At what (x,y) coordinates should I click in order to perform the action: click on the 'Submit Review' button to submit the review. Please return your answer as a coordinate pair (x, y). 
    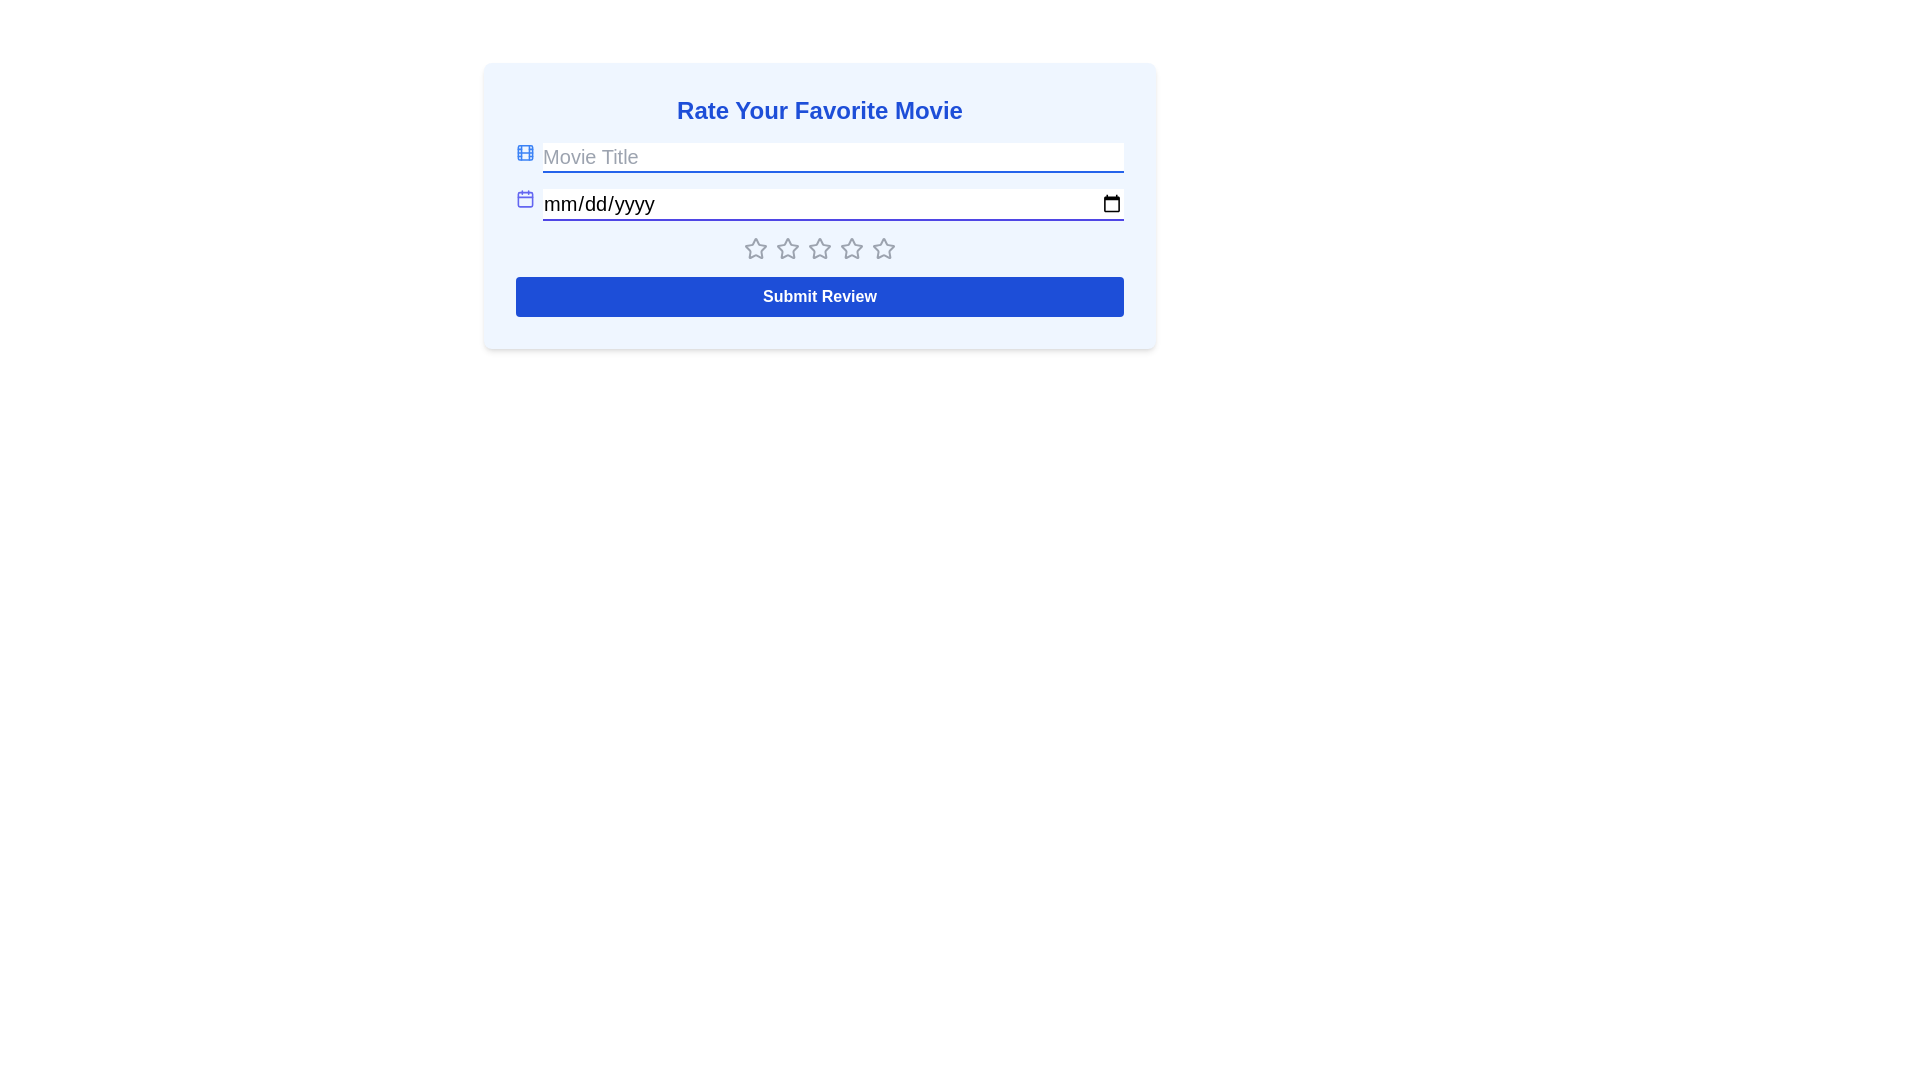
    Looking at the image, I should click on (820, 297).